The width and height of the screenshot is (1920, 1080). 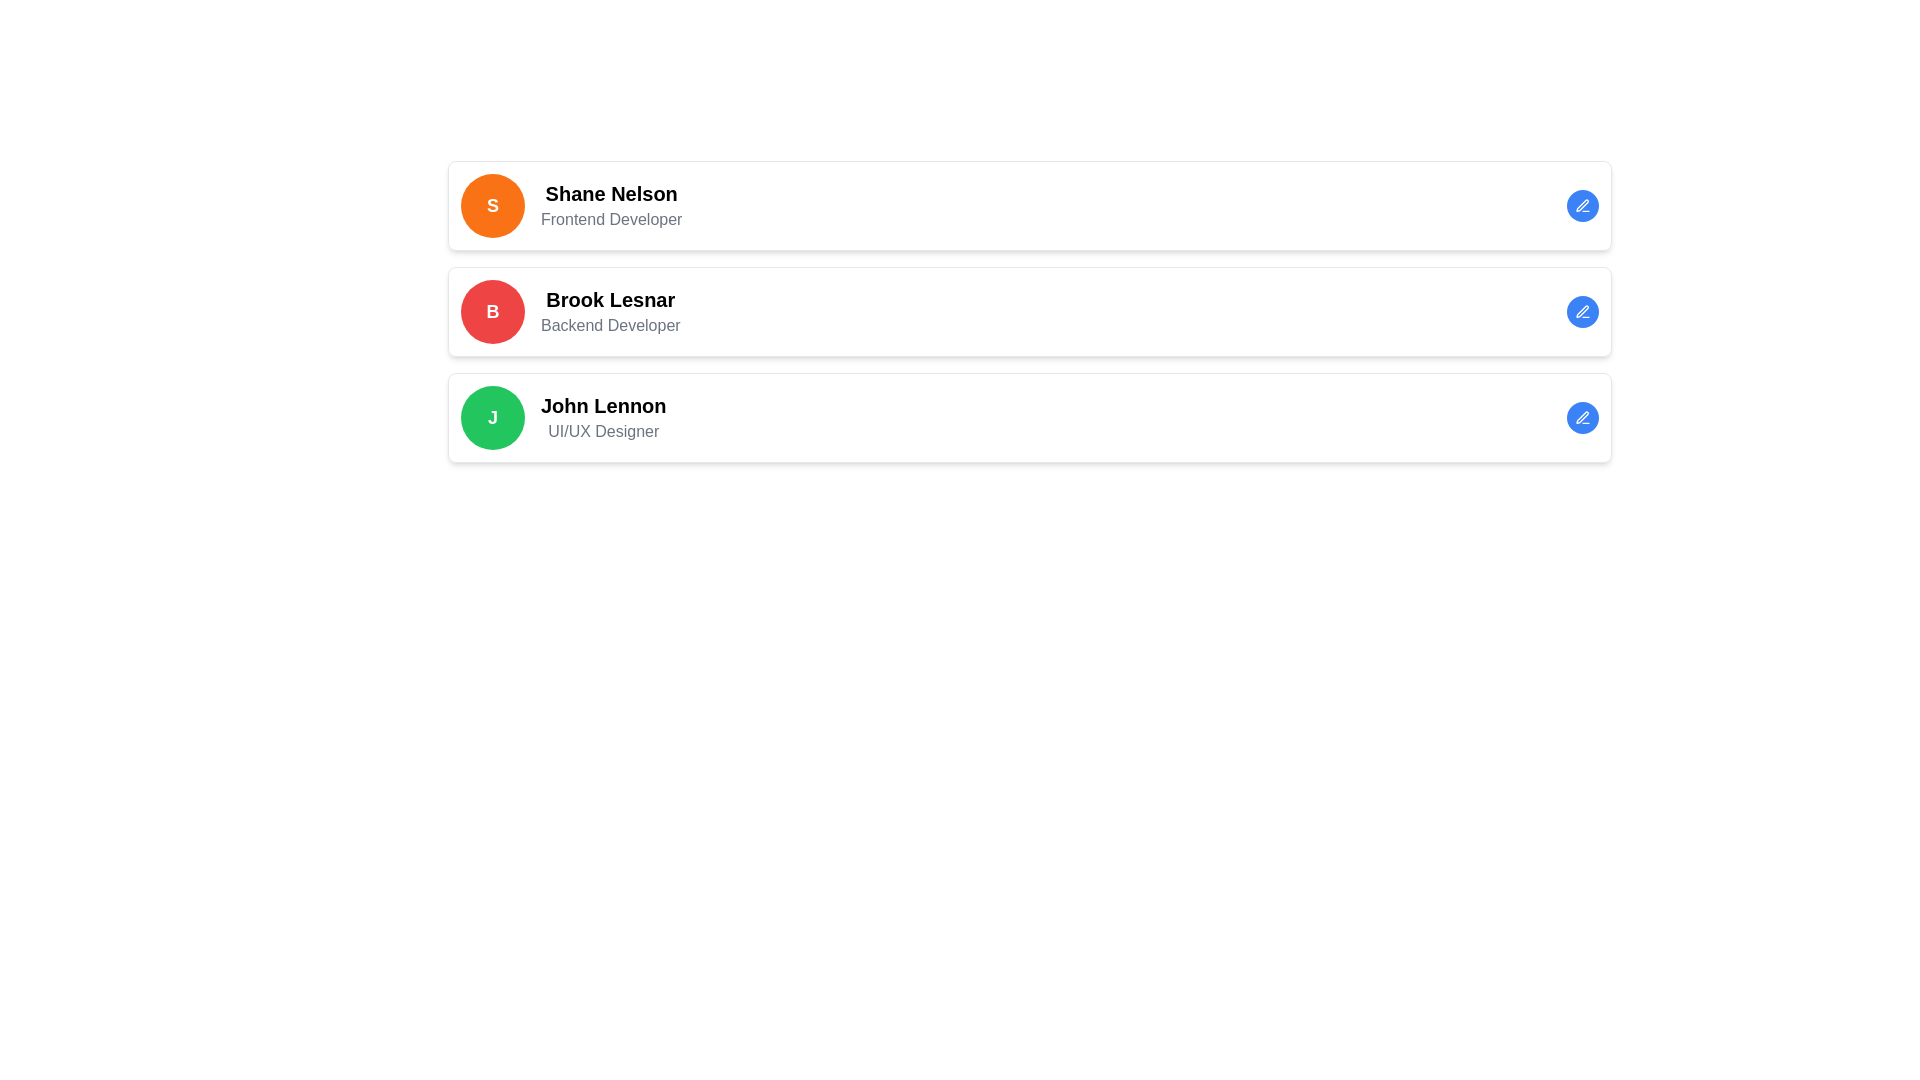 What do you see at coordinates (1582, 416) in the screenshot?
I see `the edit button represented by a pen icon located on the rightmost edge of the profile section for 'John Lennon, UI/UX Designer' to initiate editing` at bounding box center [1582, 416].